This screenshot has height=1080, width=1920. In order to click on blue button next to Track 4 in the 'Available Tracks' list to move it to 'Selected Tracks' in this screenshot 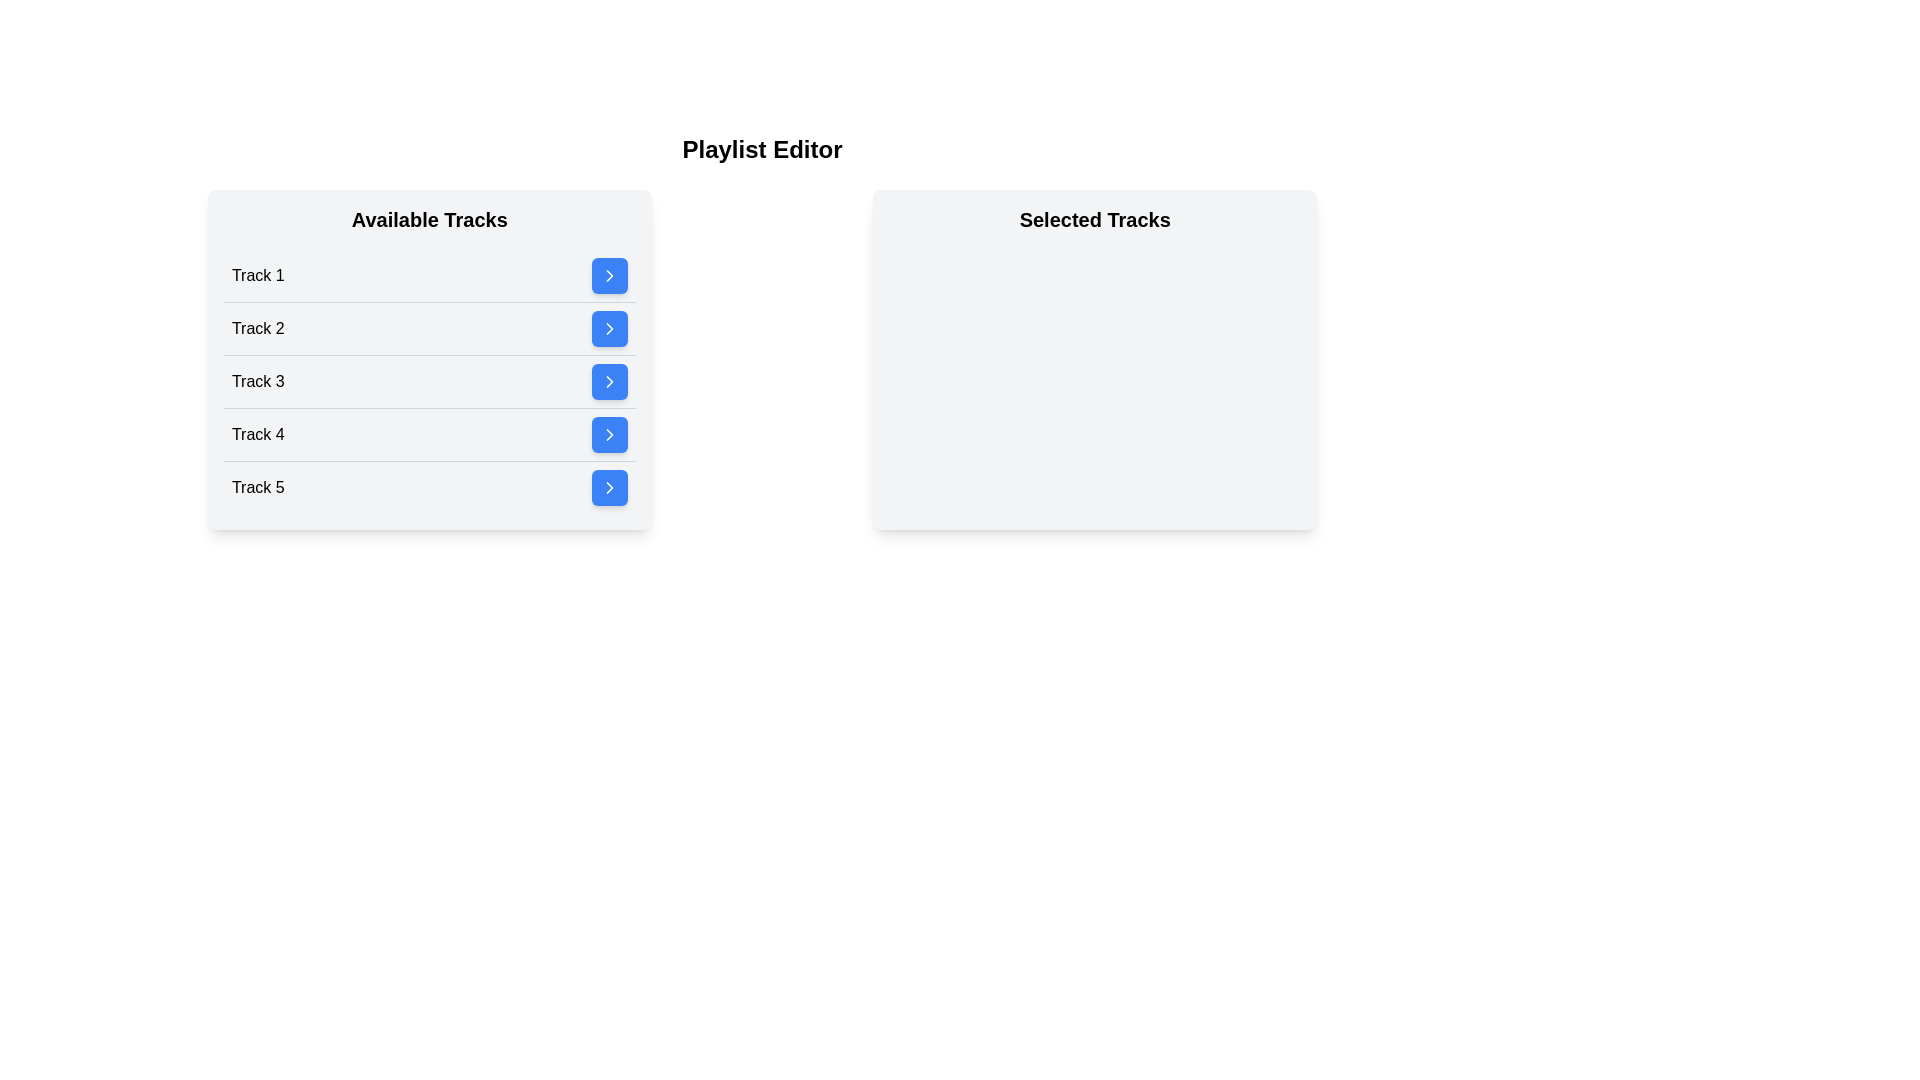, I will do `click(608, 434)`.